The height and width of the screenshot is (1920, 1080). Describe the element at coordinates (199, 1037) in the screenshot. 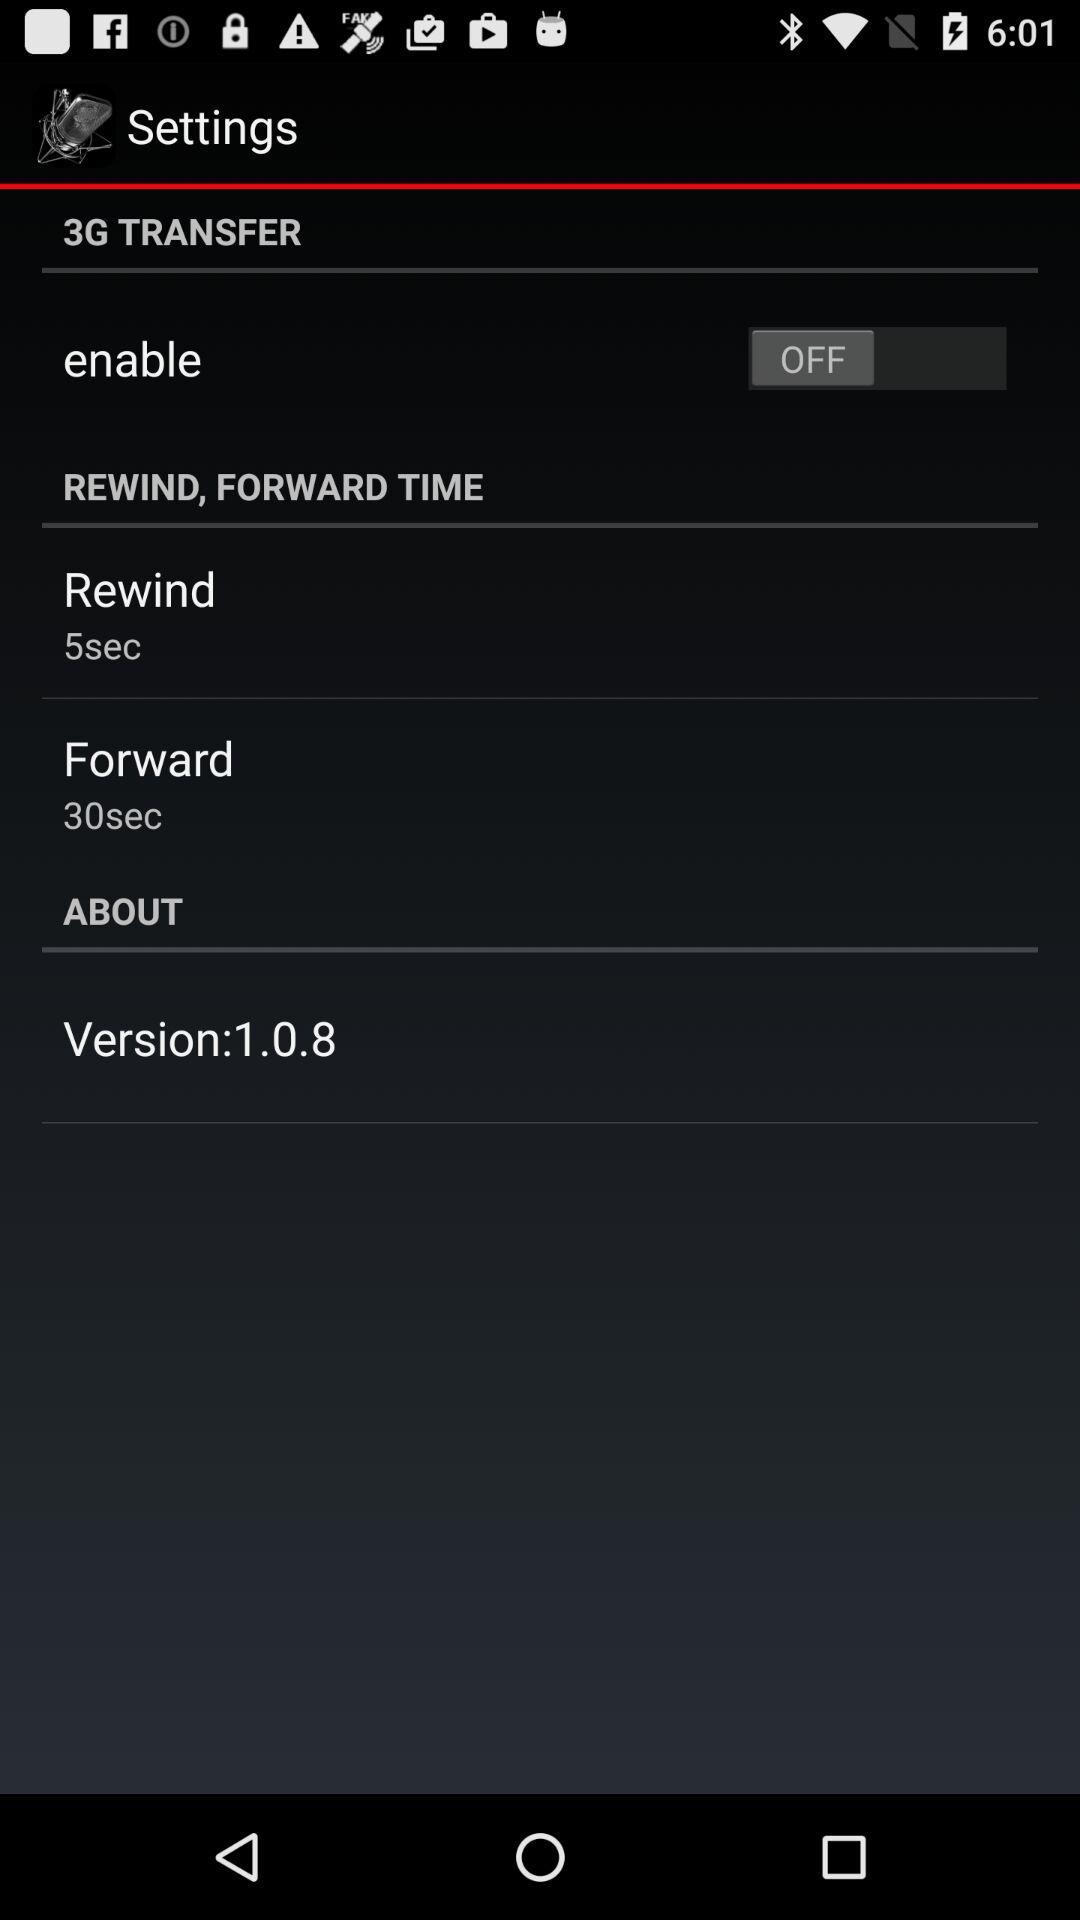

I see `version 1 0 icon` at that location.